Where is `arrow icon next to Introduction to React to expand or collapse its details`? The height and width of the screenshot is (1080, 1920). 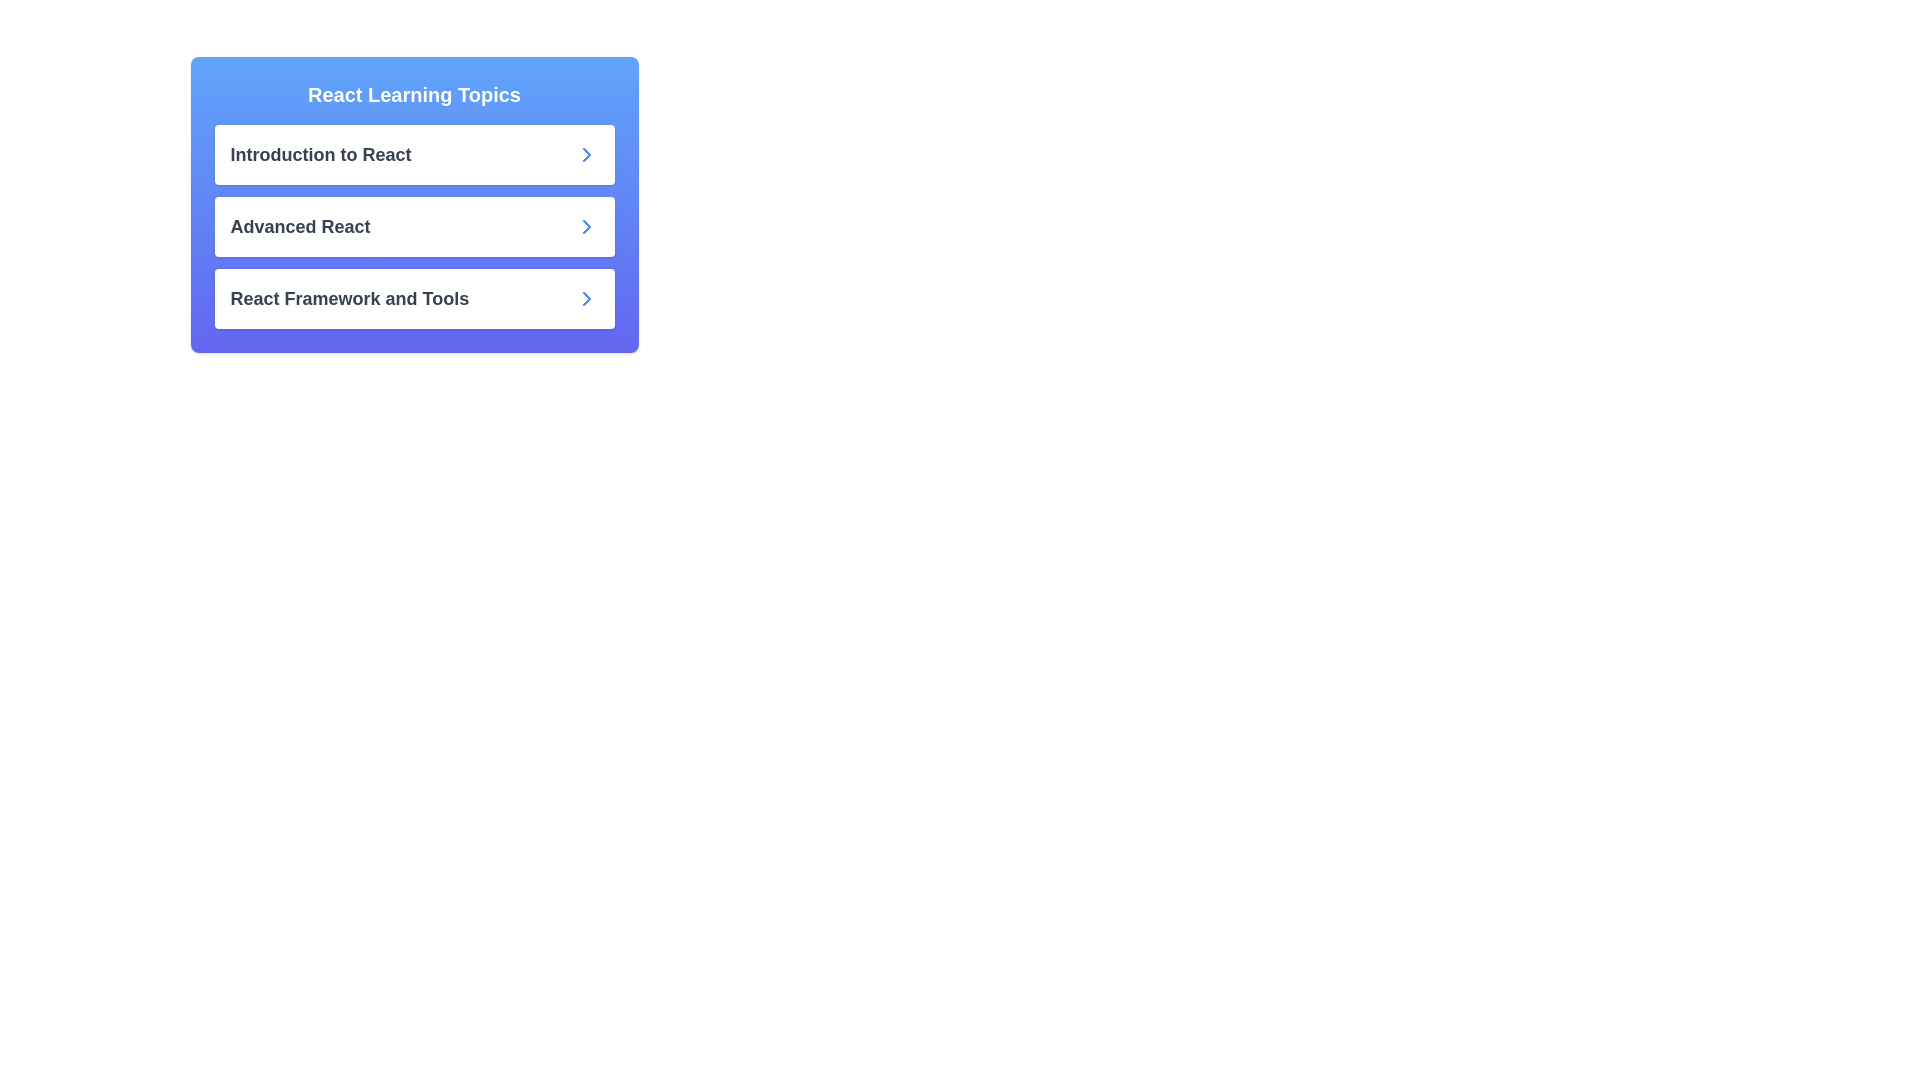 arrow icon next to Introduction to React to expand or collapse its details is located at coordinates (585, 153).